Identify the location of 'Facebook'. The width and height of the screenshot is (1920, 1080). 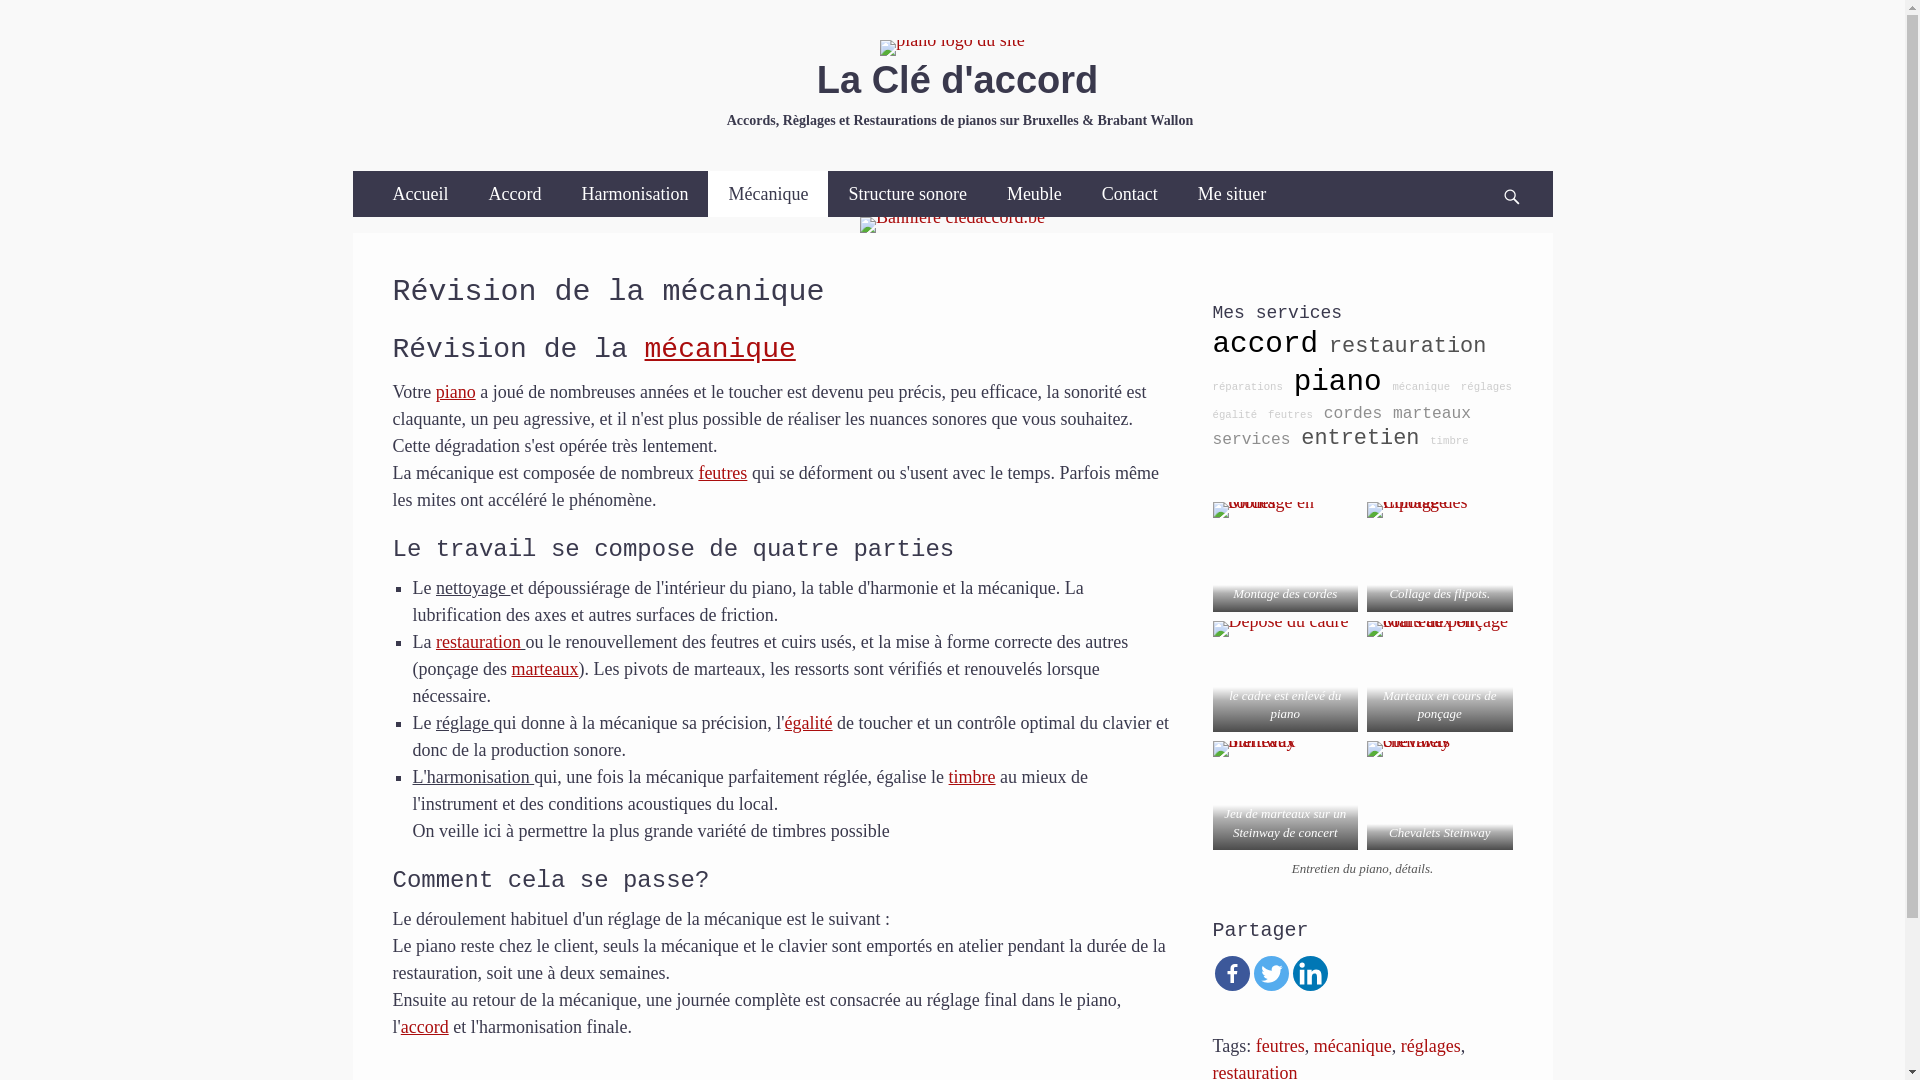
(1230, 972).